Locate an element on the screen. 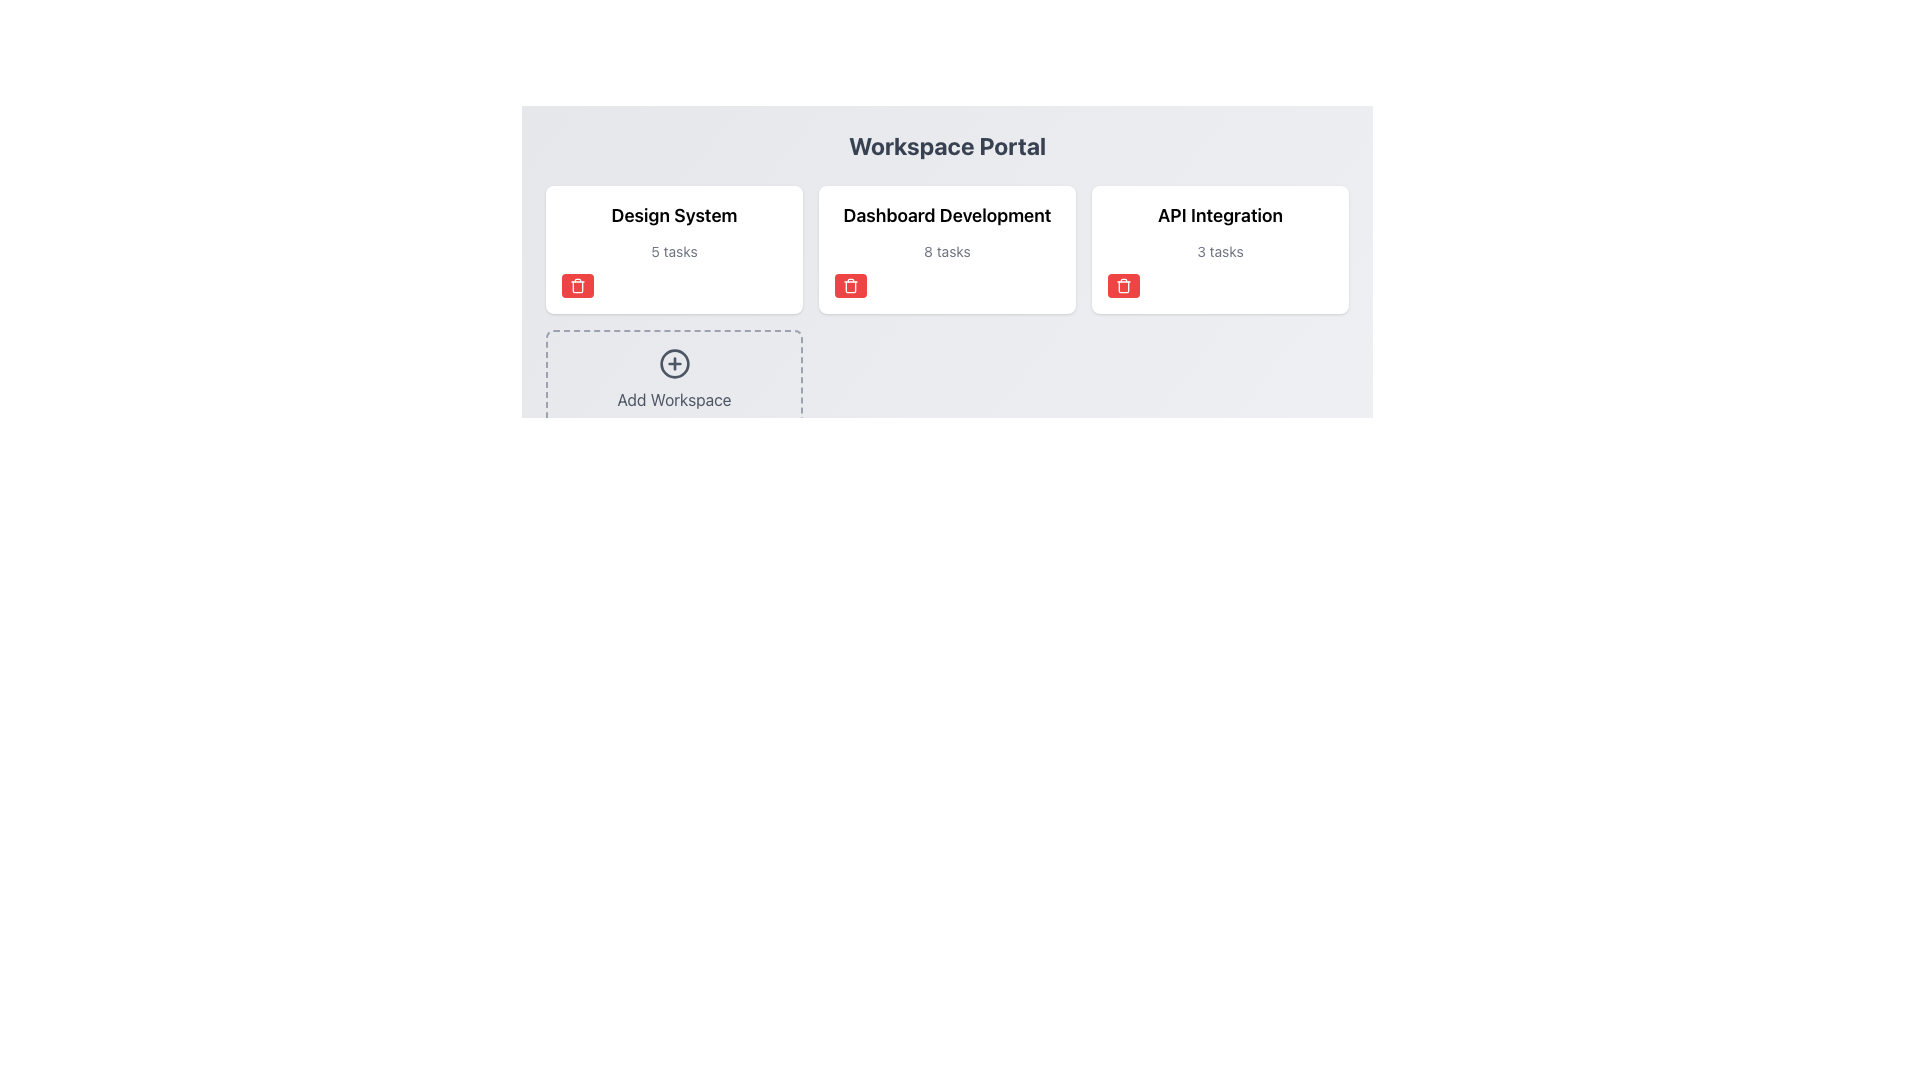 Image resolution: width=1920 pixels, height=1080 pixels. the Group panel that contains the bold text 'API Integration' and a red trash icon, which is the third card in a row within a grid layout is located at coordinates (1219, 249).